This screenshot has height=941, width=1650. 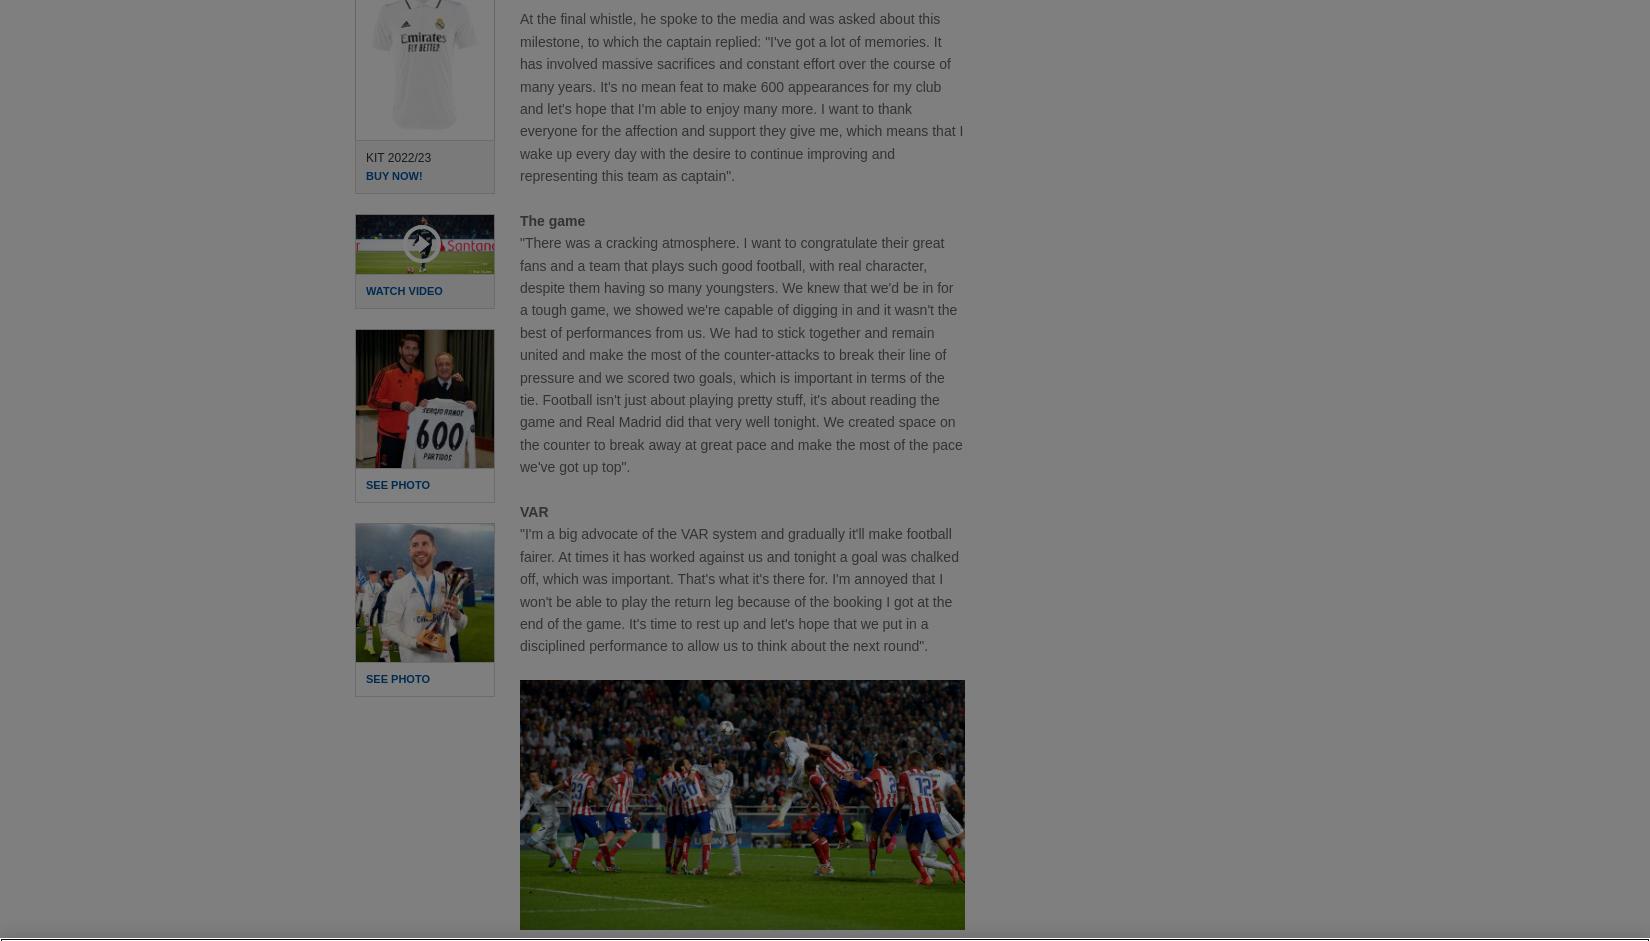 What do you see at coordinates (398, 155) in the screenshot?
I see `'Kit 2022/23'` at bounding box center [398, 155].